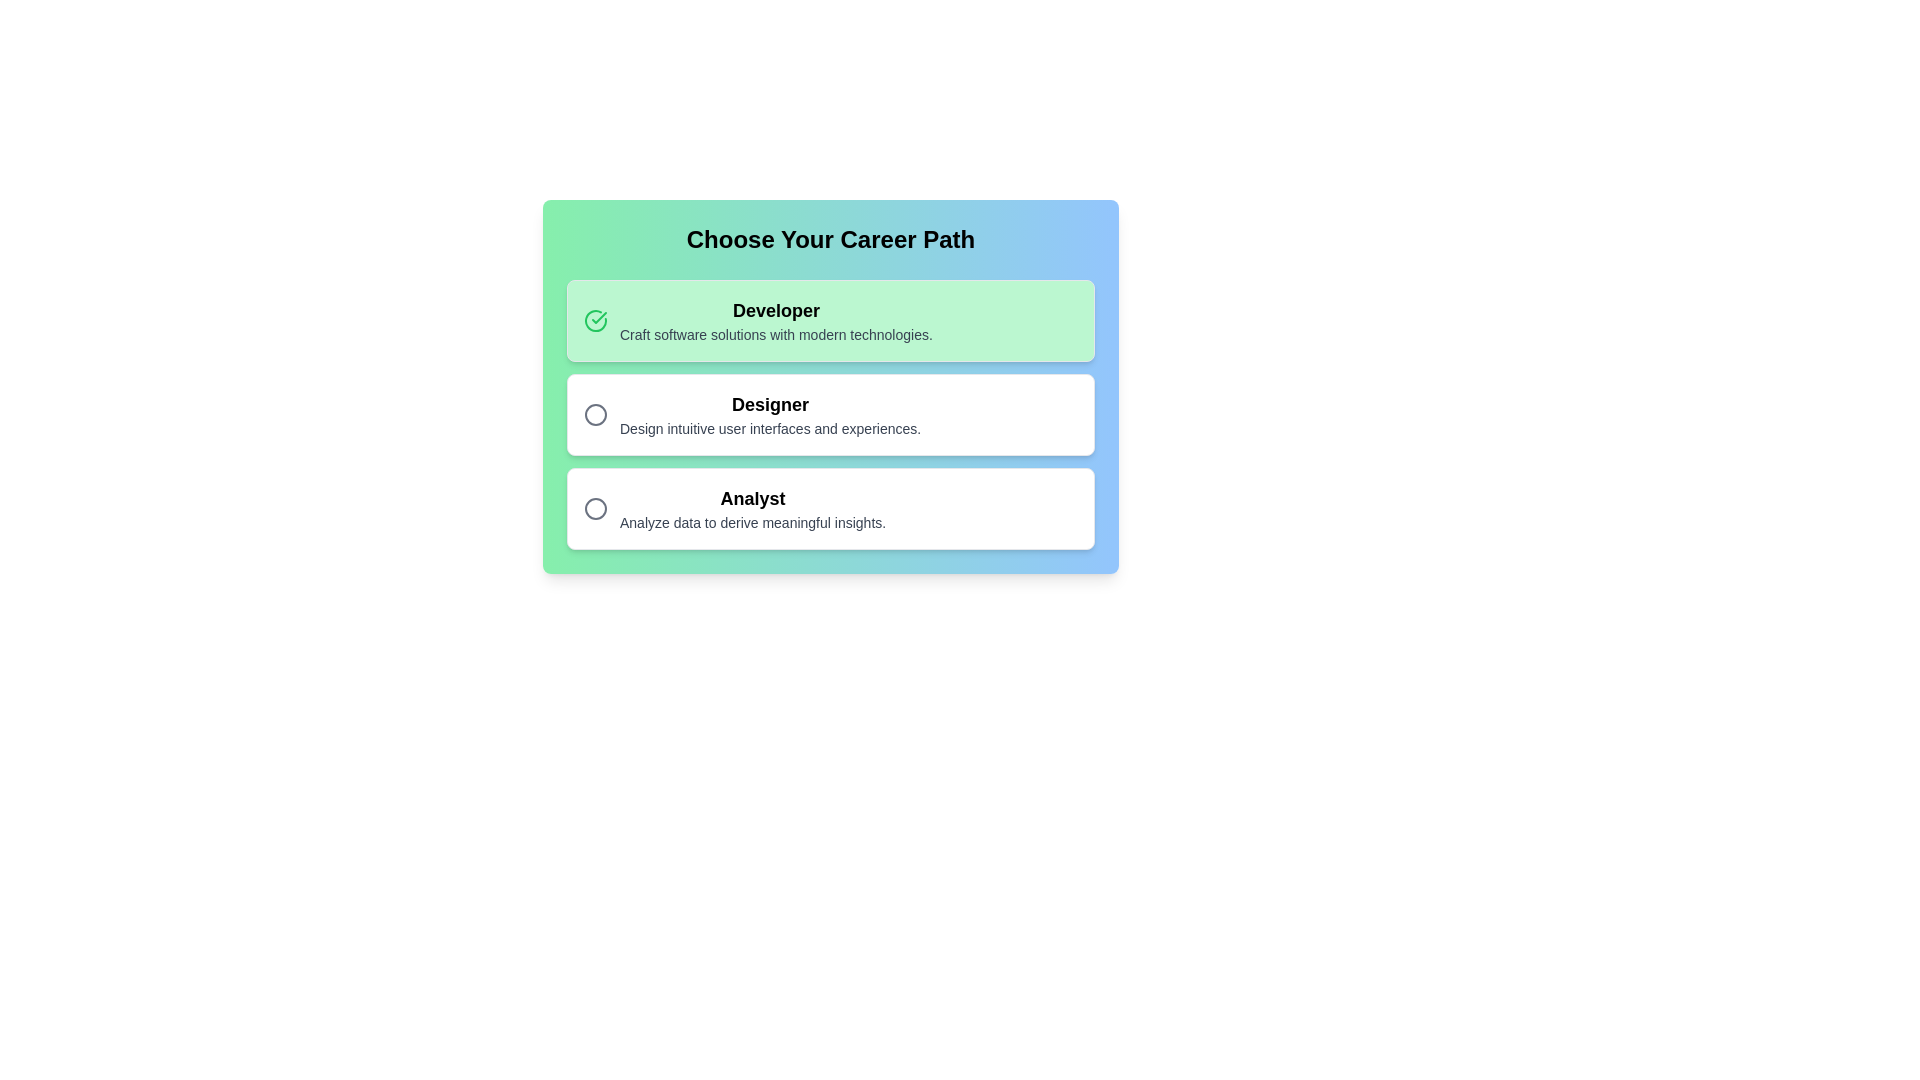 The height and width of the screenshot is (1080, 1920). What do you see at coordinates (598, 316) in the screenshot?
I see `the visual indicator icon for the 'Developer' option in the vertically arranged selection menu, positioned near the left edge of the option's border` at bounding box center [598, 316].